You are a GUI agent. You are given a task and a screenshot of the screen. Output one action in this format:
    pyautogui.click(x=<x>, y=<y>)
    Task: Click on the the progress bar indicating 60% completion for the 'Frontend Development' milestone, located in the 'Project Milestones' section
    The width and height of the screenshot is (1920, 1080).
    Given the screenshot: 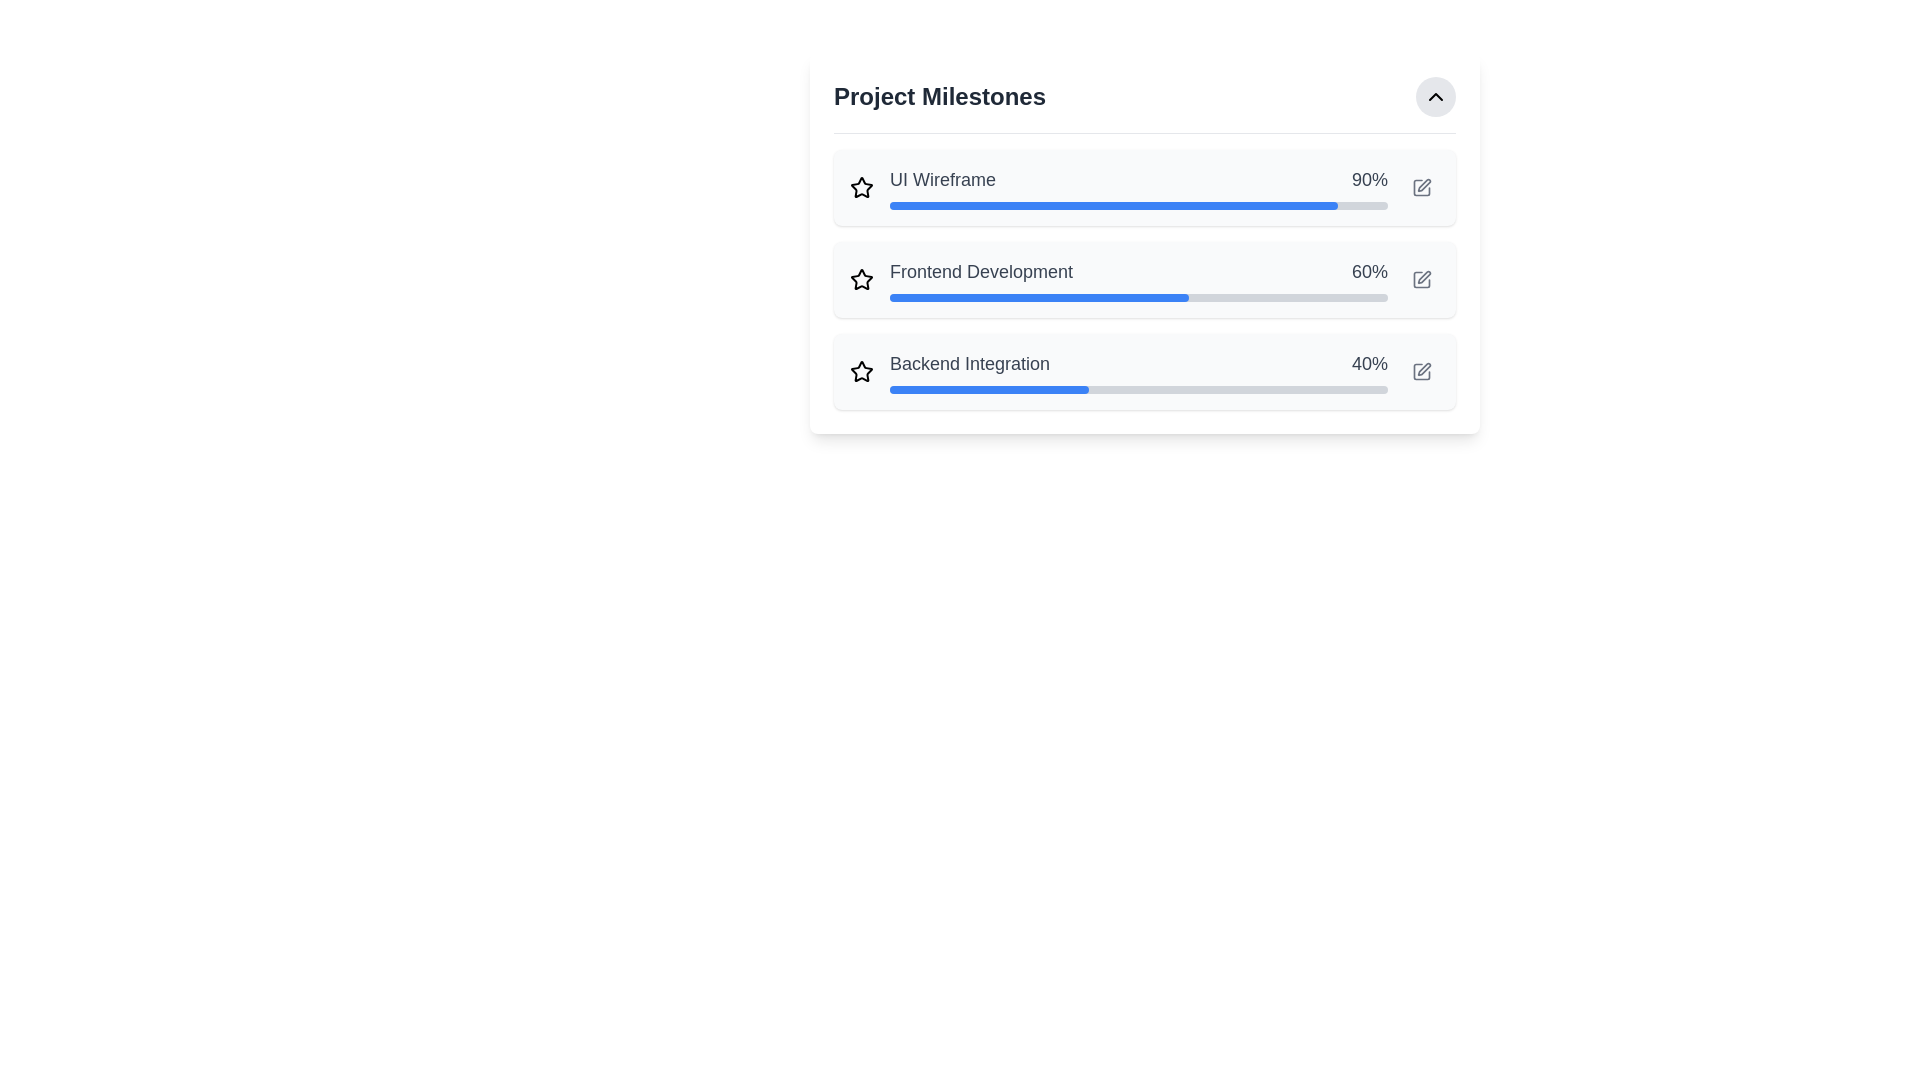 What is the action you would take?
    pyautogui.click(x=1145, y=280)
    